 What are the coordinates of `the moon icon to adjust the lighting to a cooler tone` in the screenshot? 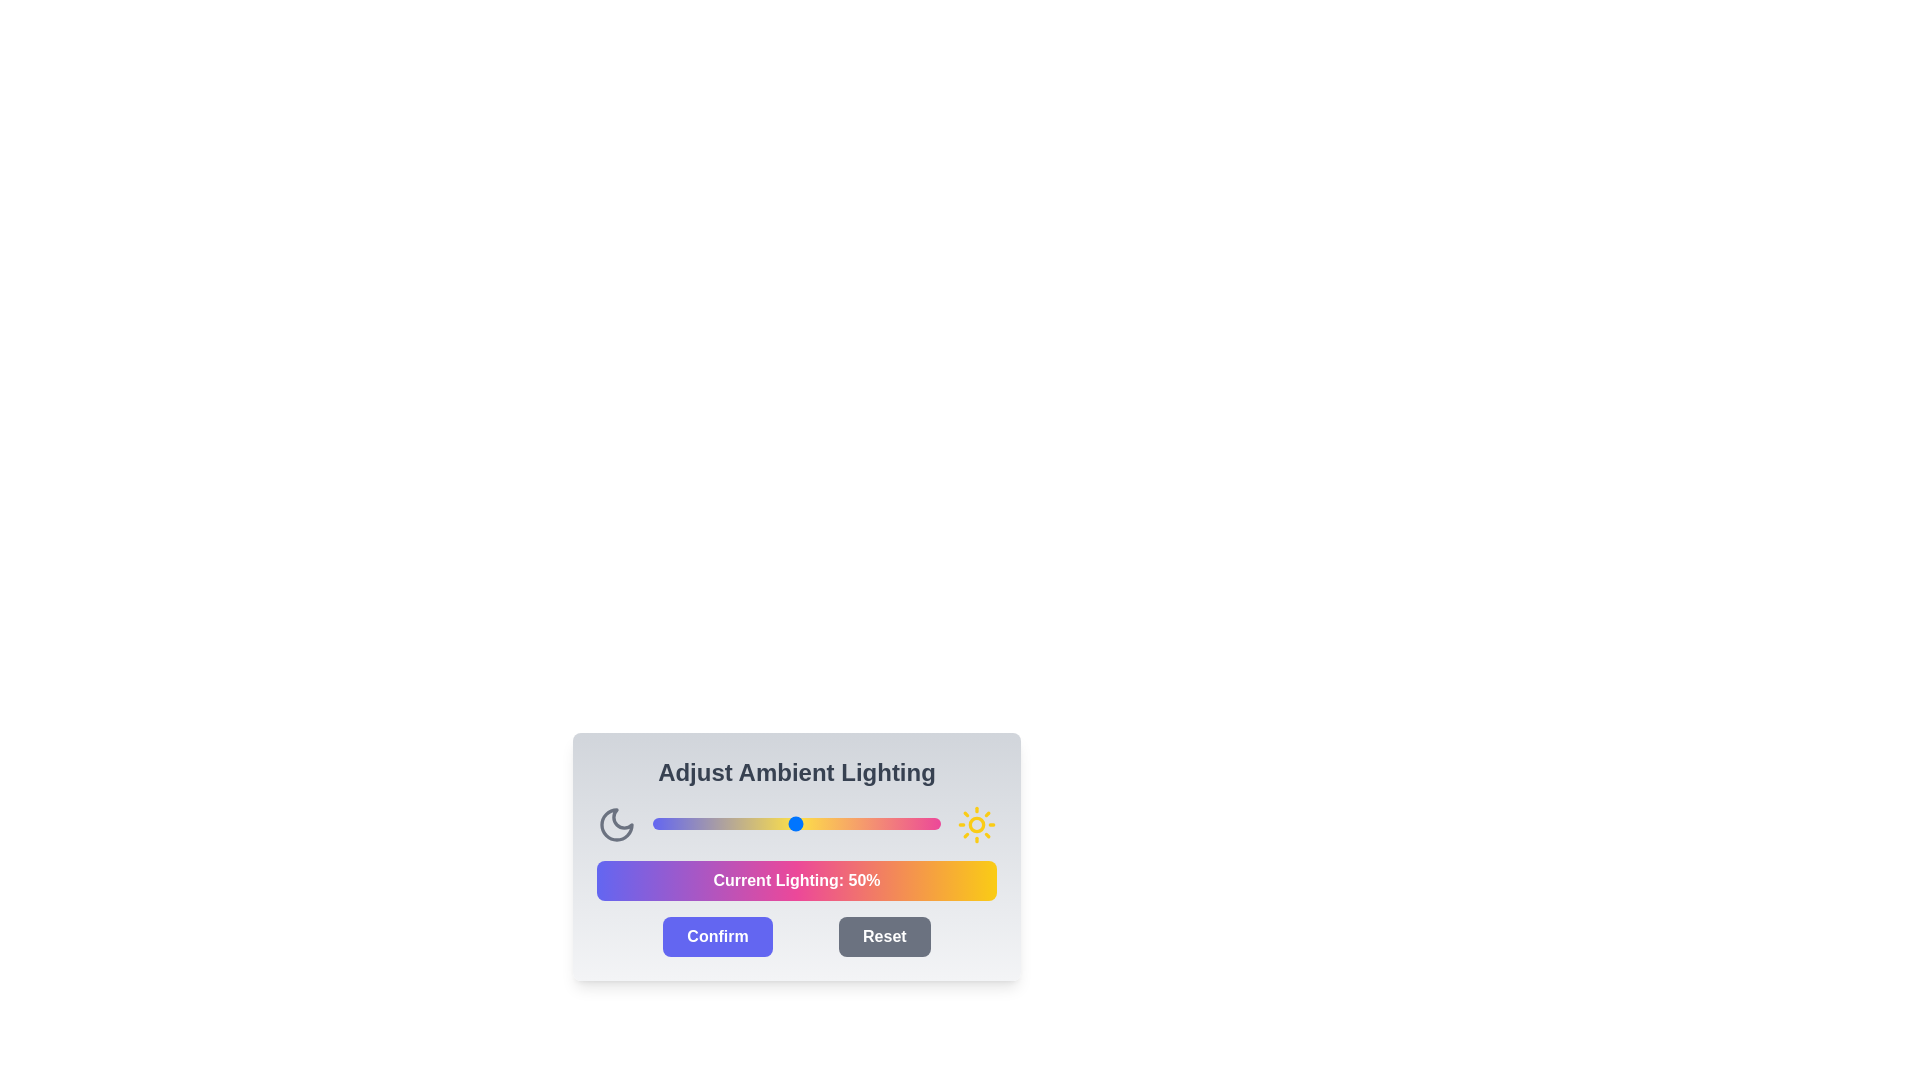 It's located at (616, 825).